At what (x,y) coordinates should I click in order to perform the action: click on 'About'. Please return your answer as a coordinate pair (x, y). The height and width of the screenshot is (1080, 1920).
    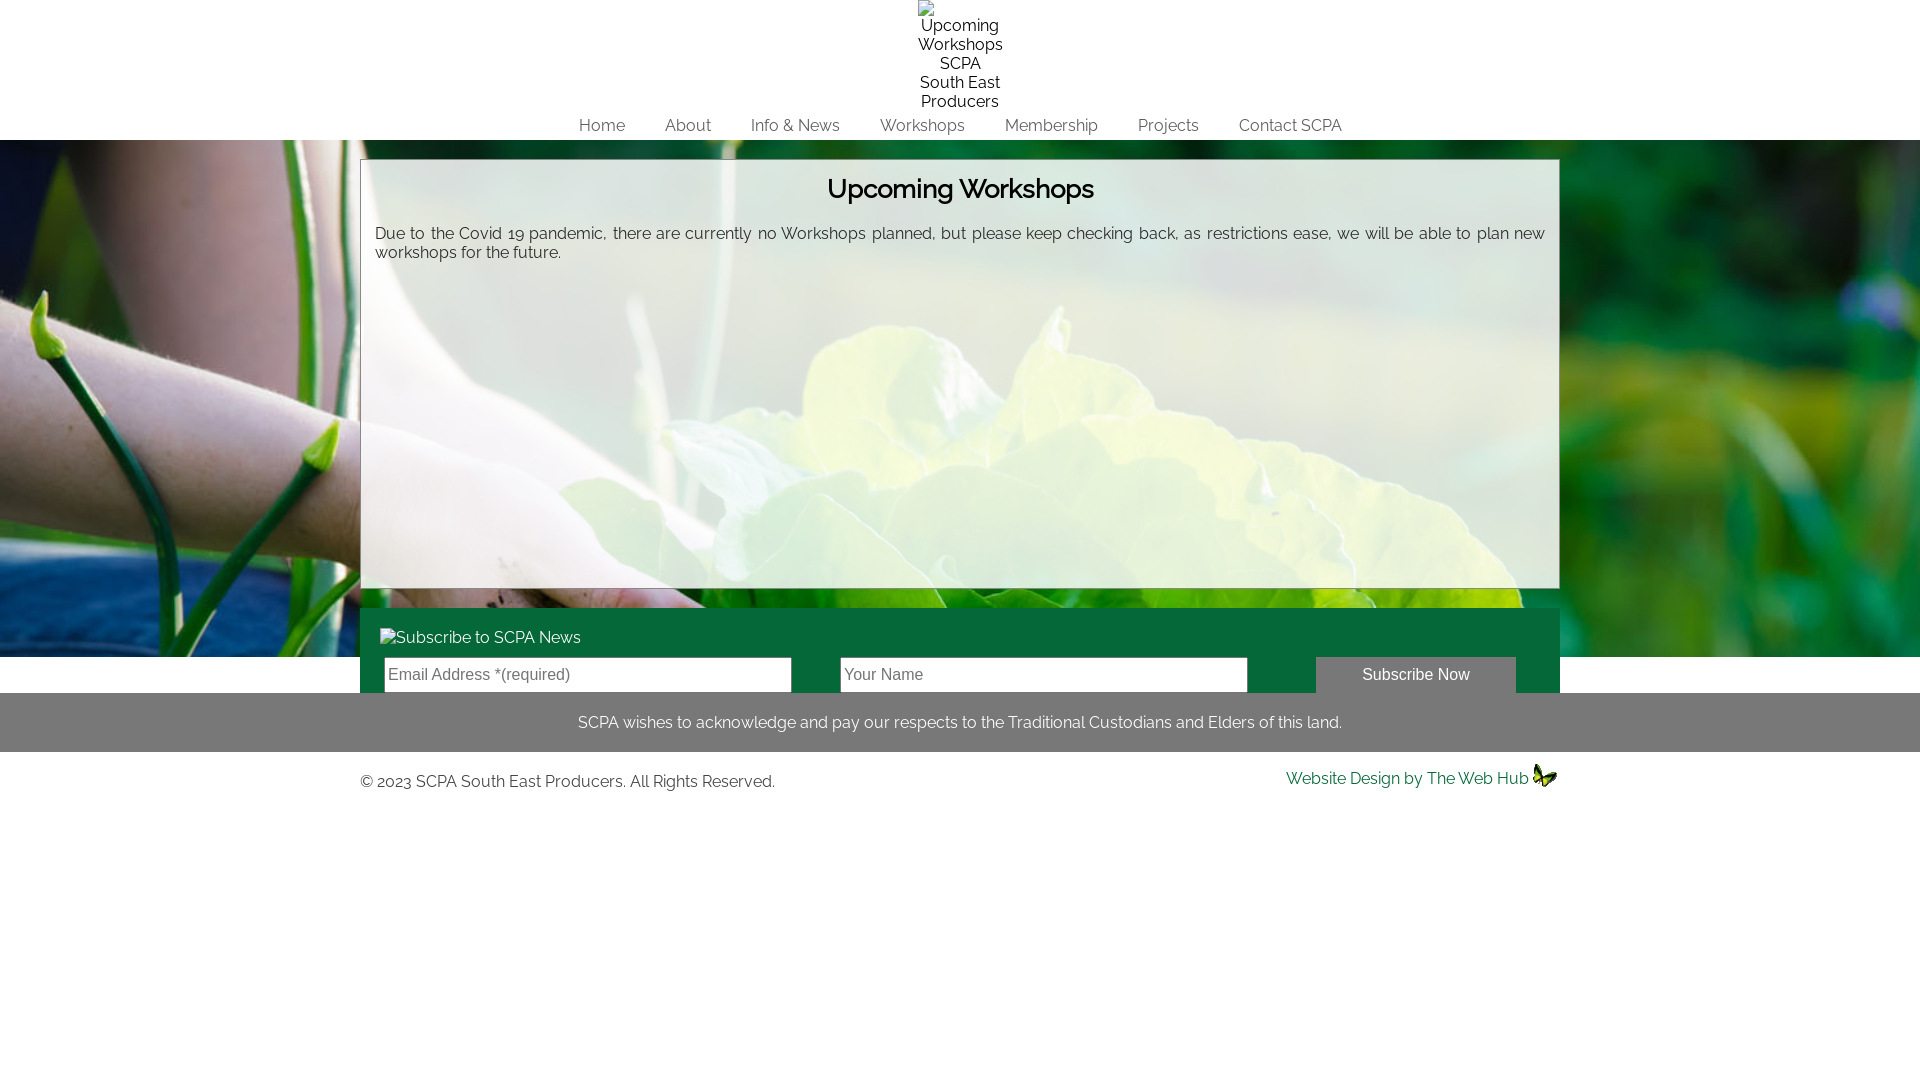
    Looking at the image, I should click on (686, 14).